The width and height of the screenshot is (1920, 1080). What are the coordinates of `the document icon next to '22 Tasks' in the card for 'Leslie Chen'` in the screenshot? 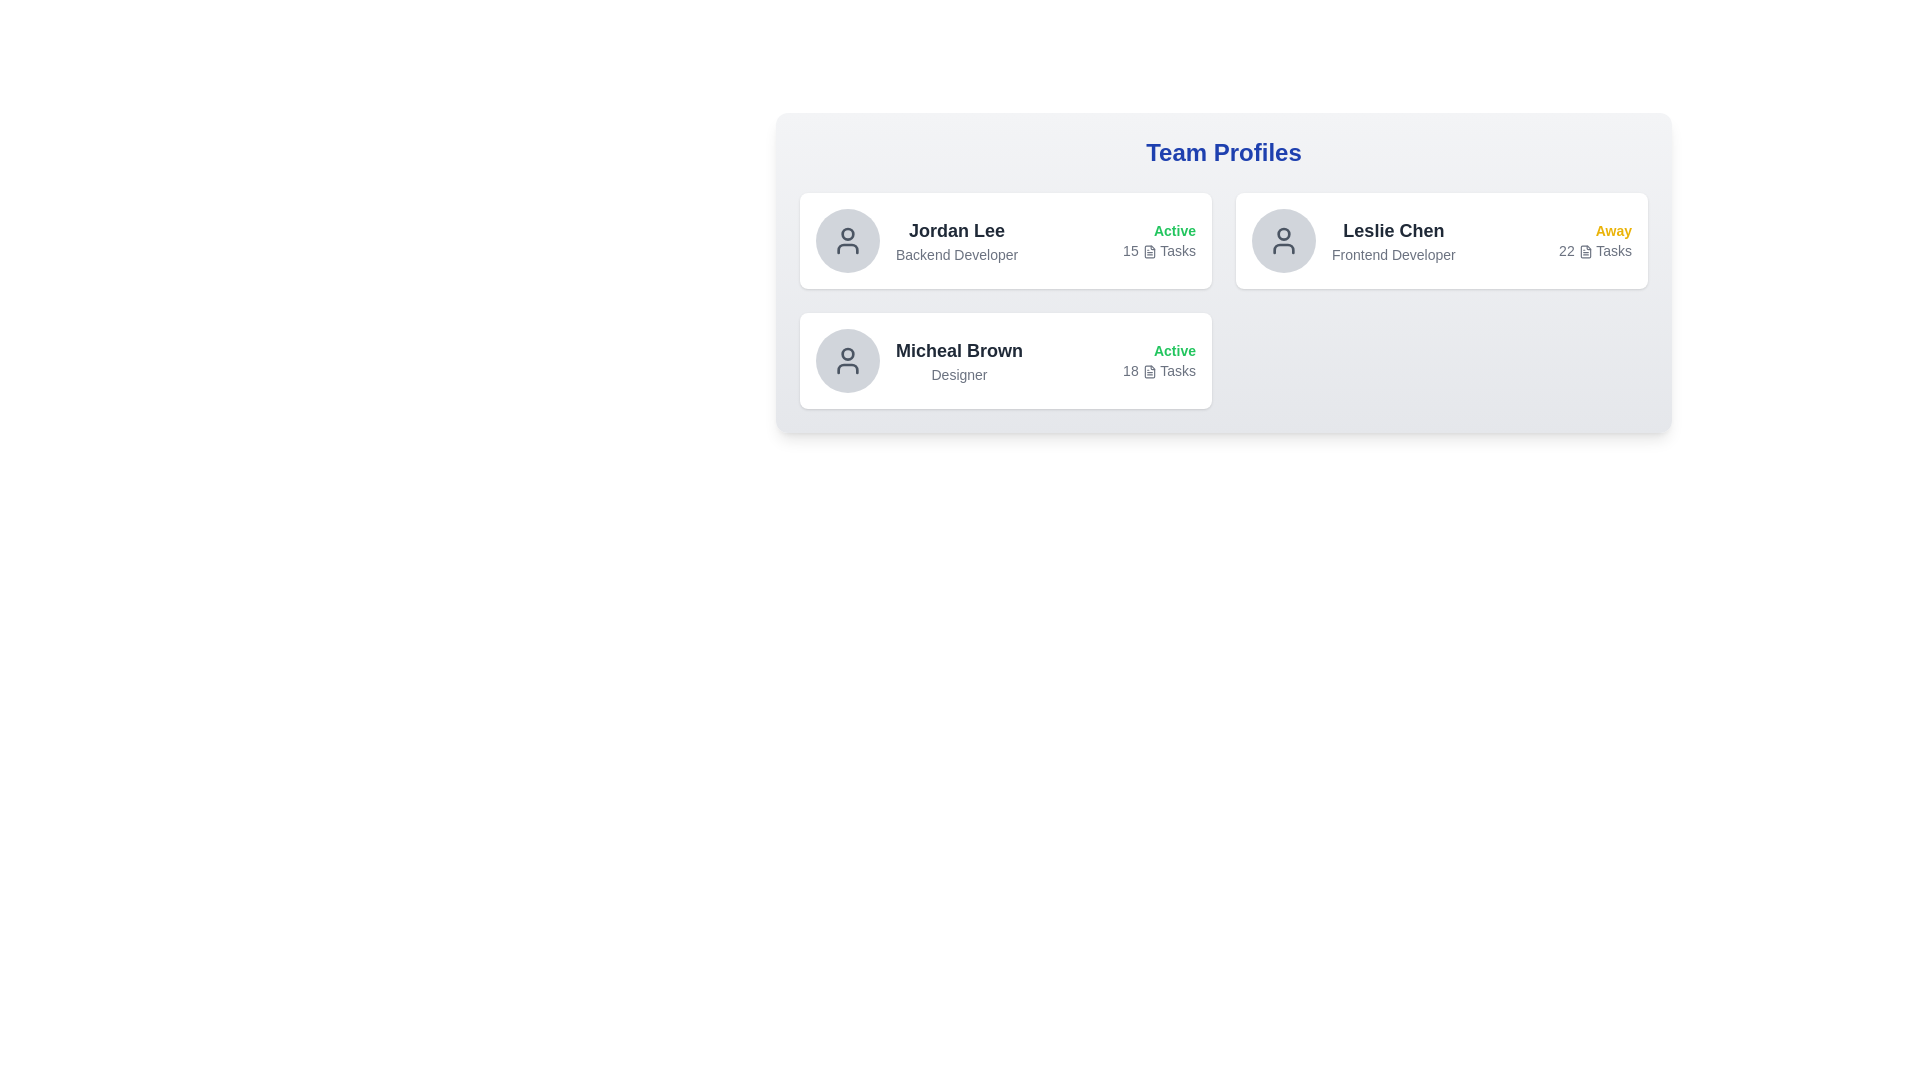 It's located at (1584, 251).